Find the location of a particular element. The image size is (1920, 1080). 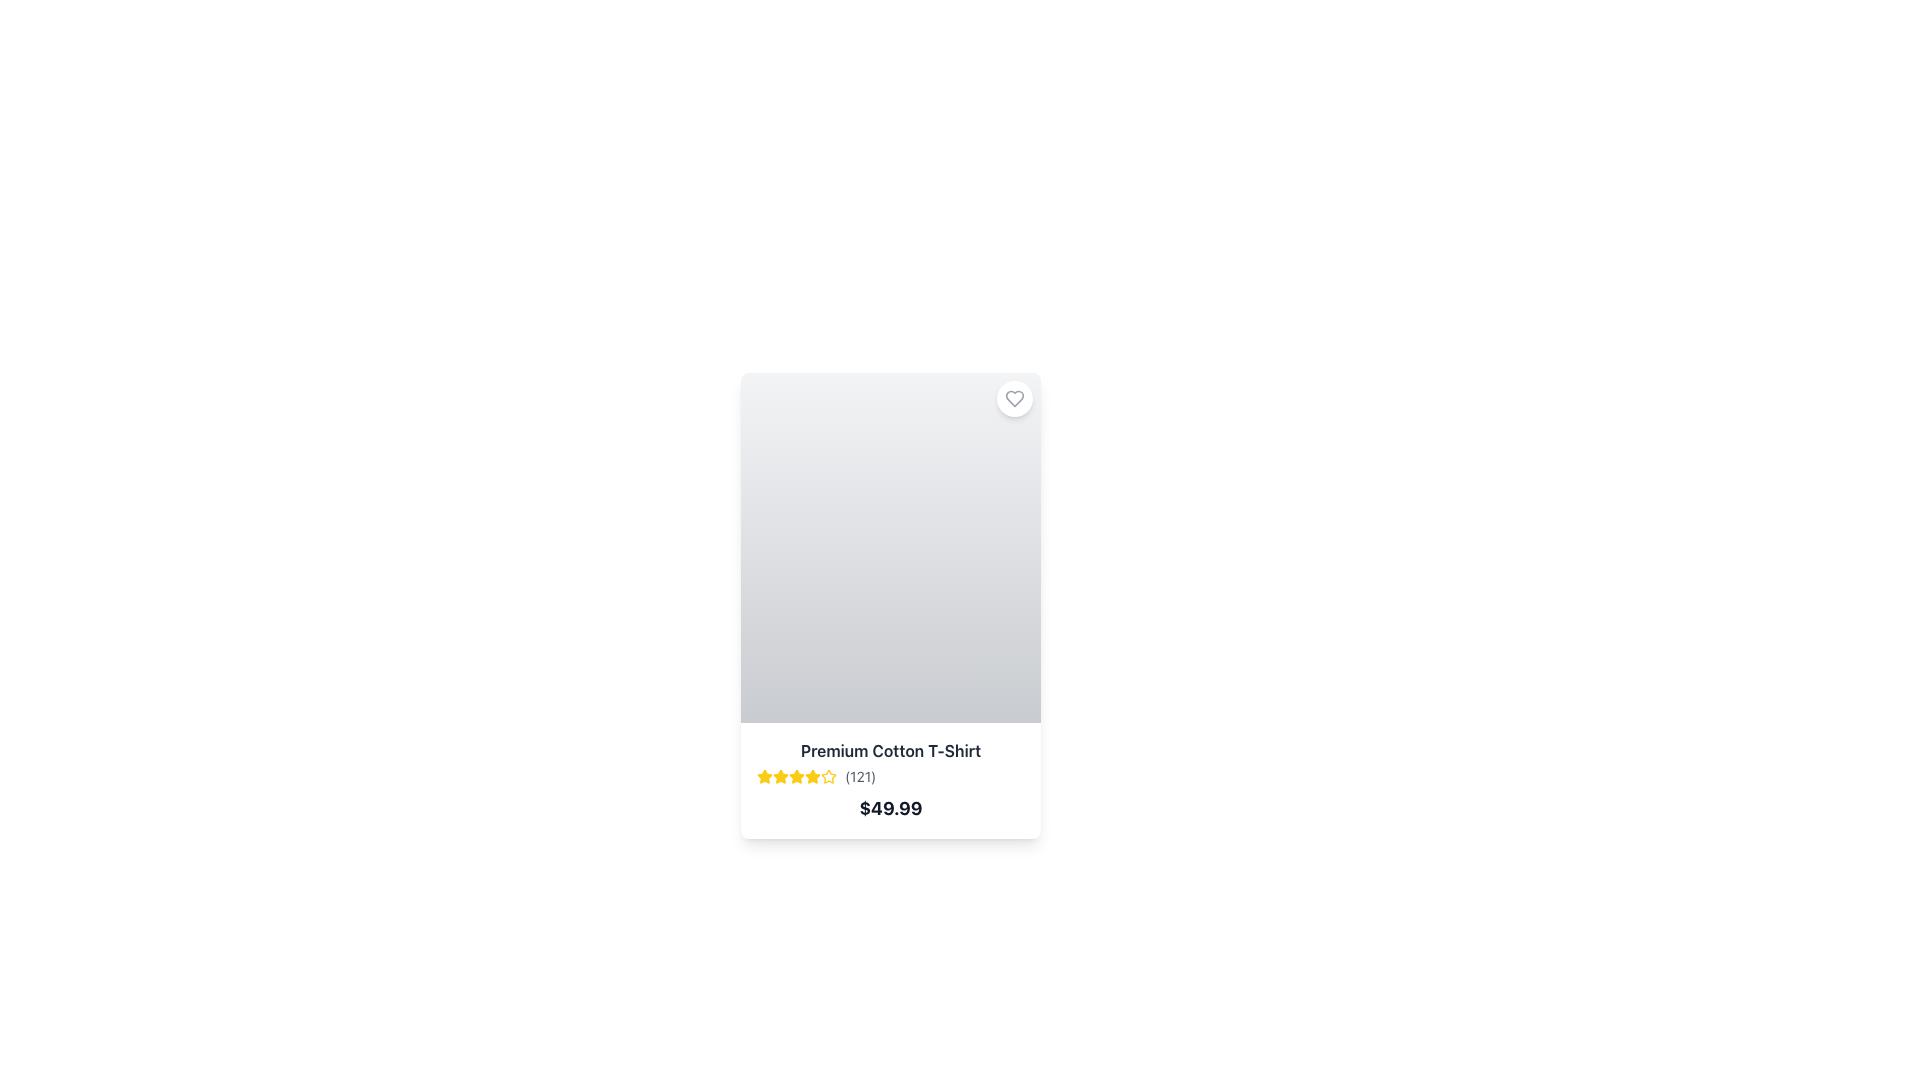

the first star icon in the 5-star rating system, which is positioned directly below the product name and above the product price is located at coordinates (763, 775).